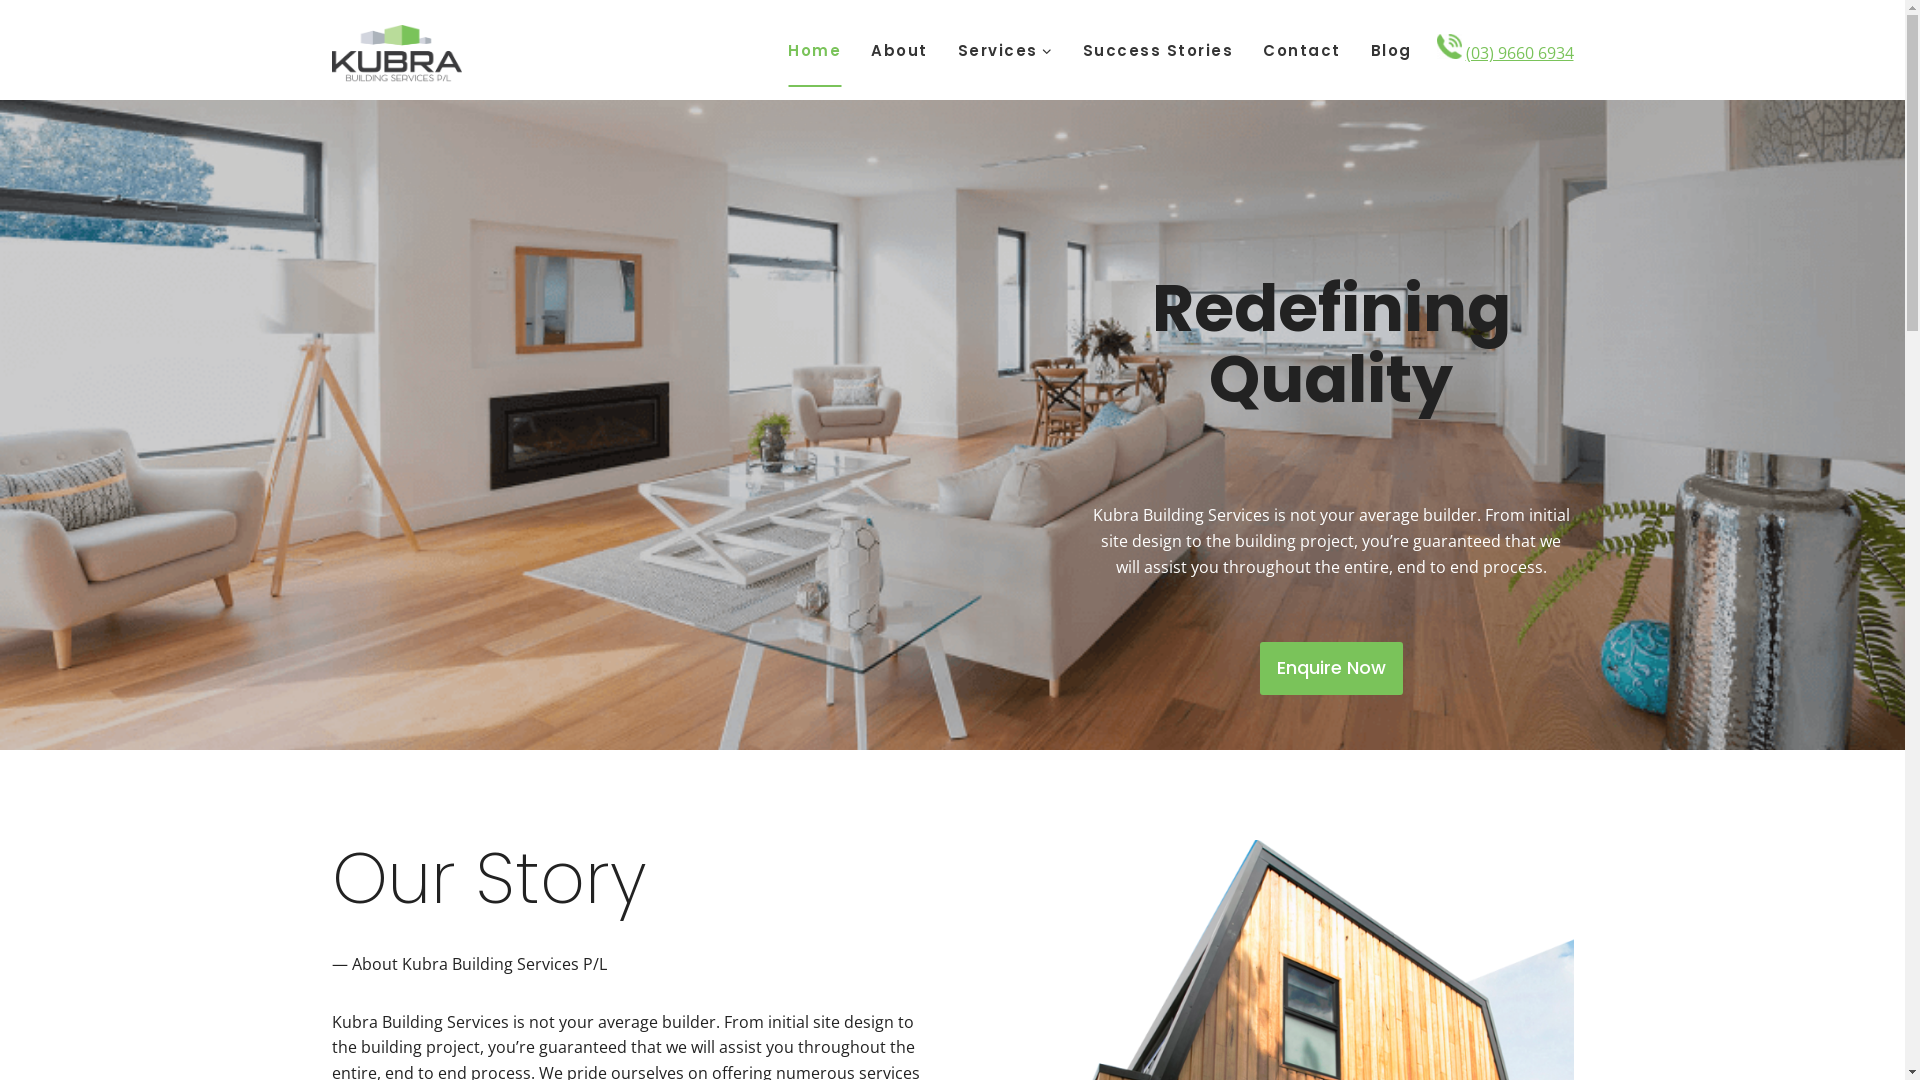 The height and width of the screenshot is (1080, 1920). What do you see at coordinates (1331, 668) in the screenshot?
I see `'Enquire Now'` at bounding box center [1331, 668].